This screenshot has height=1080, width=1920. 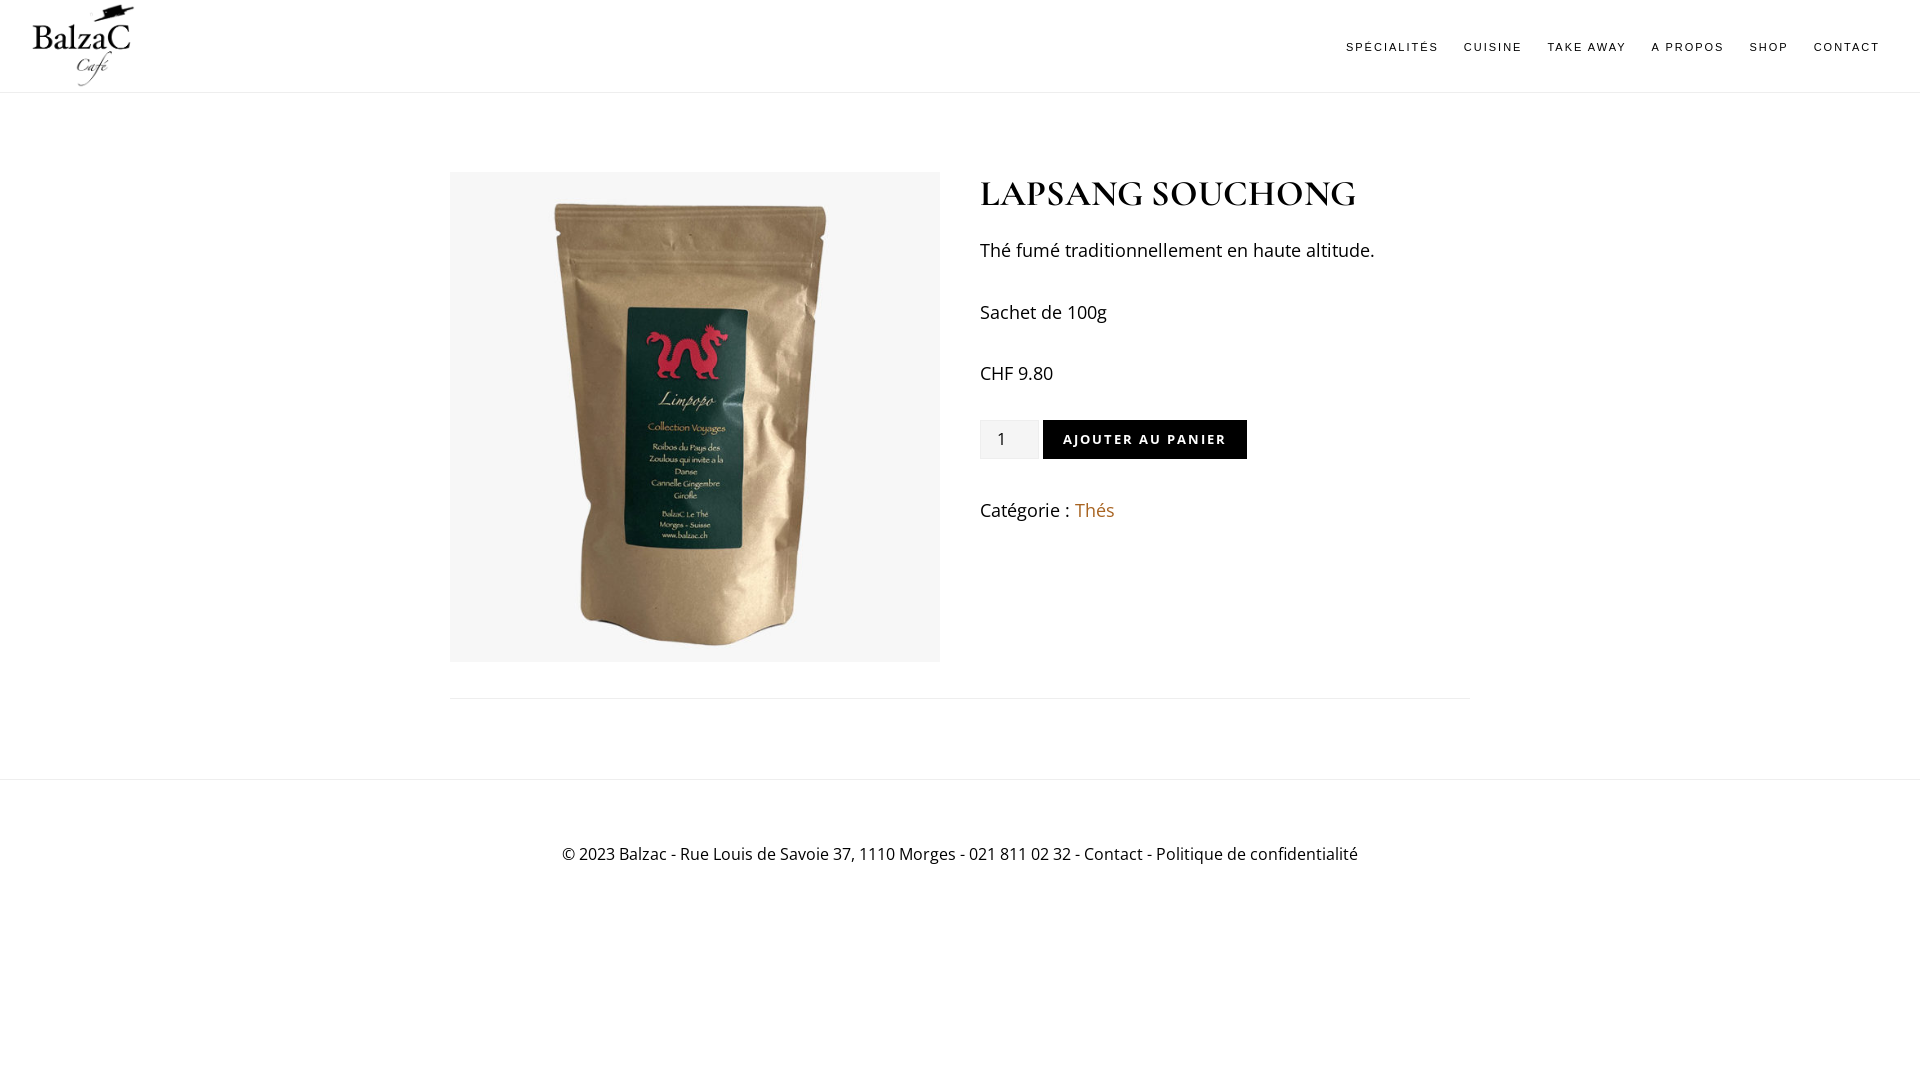 What do you see at coordinates (1493, 46) in the screenshot?
I see `'CUISINE'` at bounding box center [1493, 46].